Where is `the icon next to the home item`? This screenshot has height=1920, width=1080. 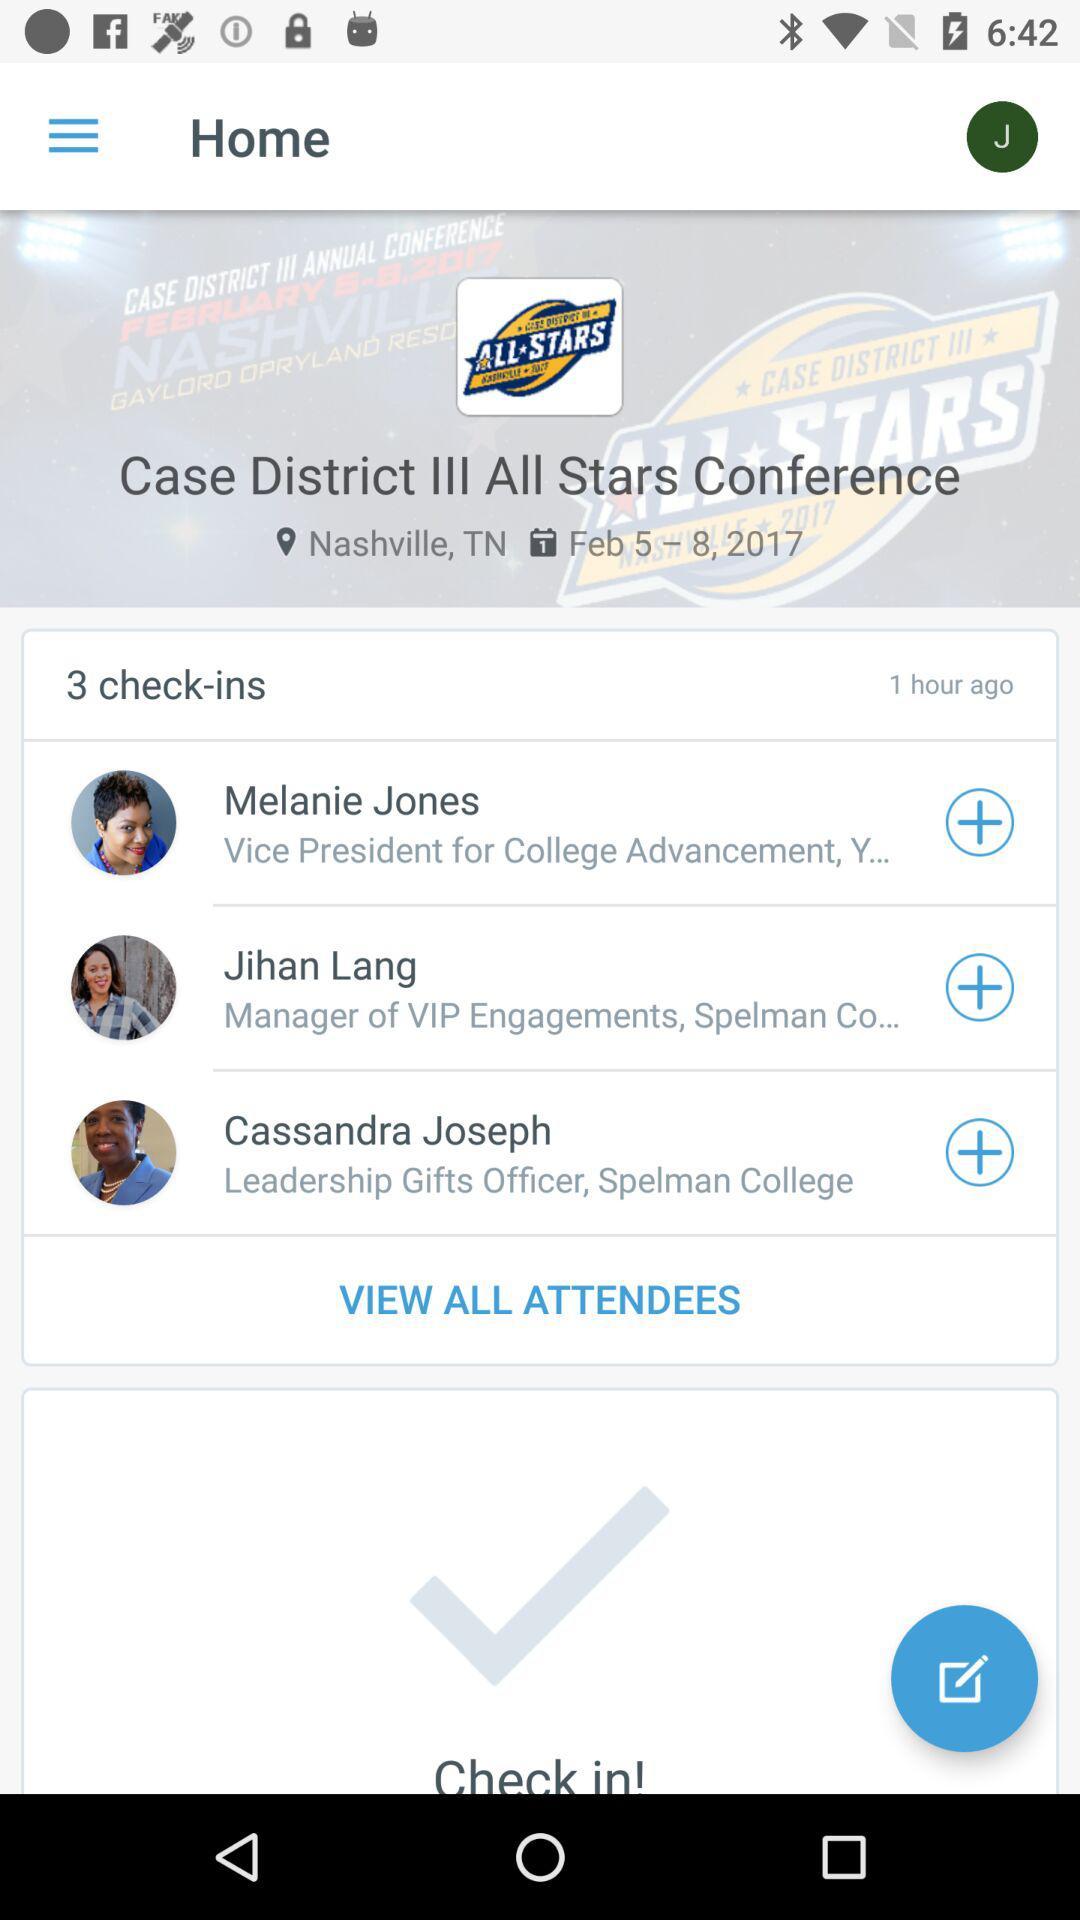
the icon next to the home item is located at coordinates (1002, 135).